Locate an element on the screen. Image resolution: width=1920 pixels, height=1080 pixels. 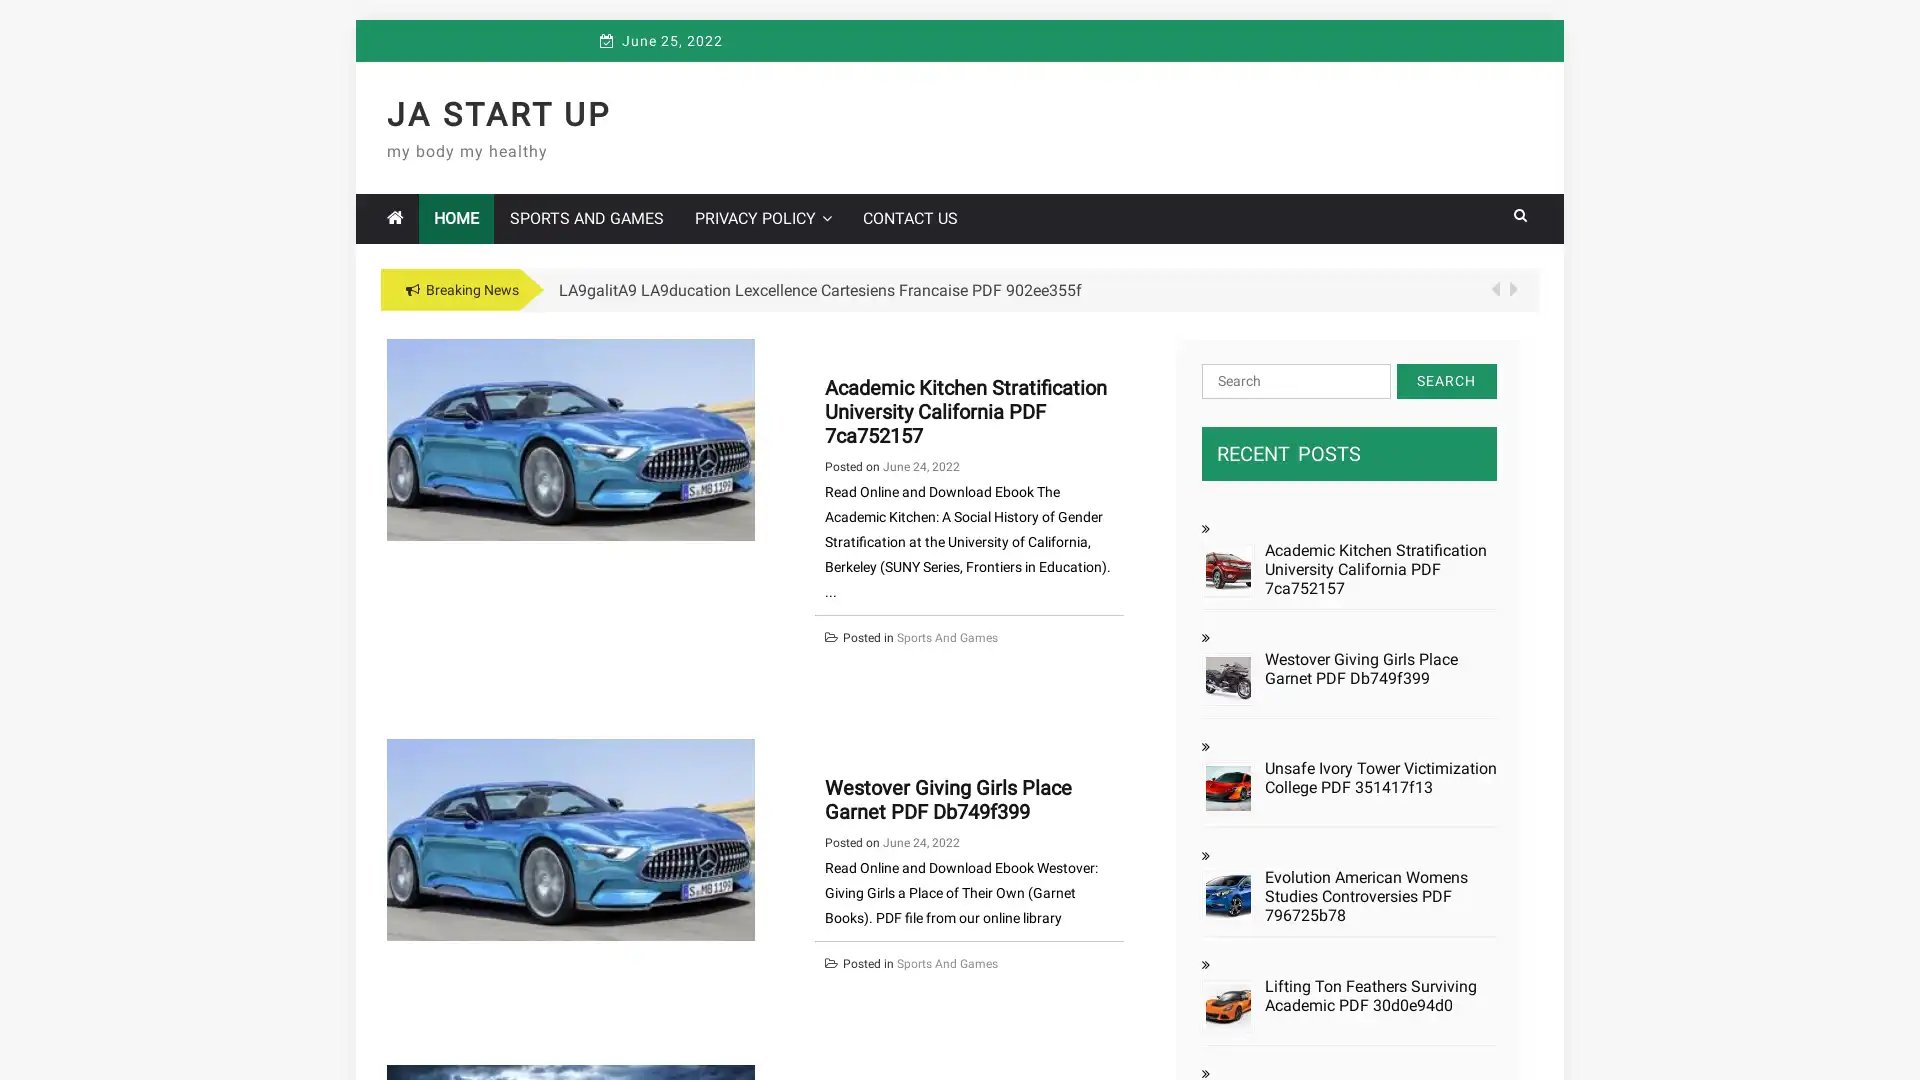
Search is located at coordinates (1445, 380).